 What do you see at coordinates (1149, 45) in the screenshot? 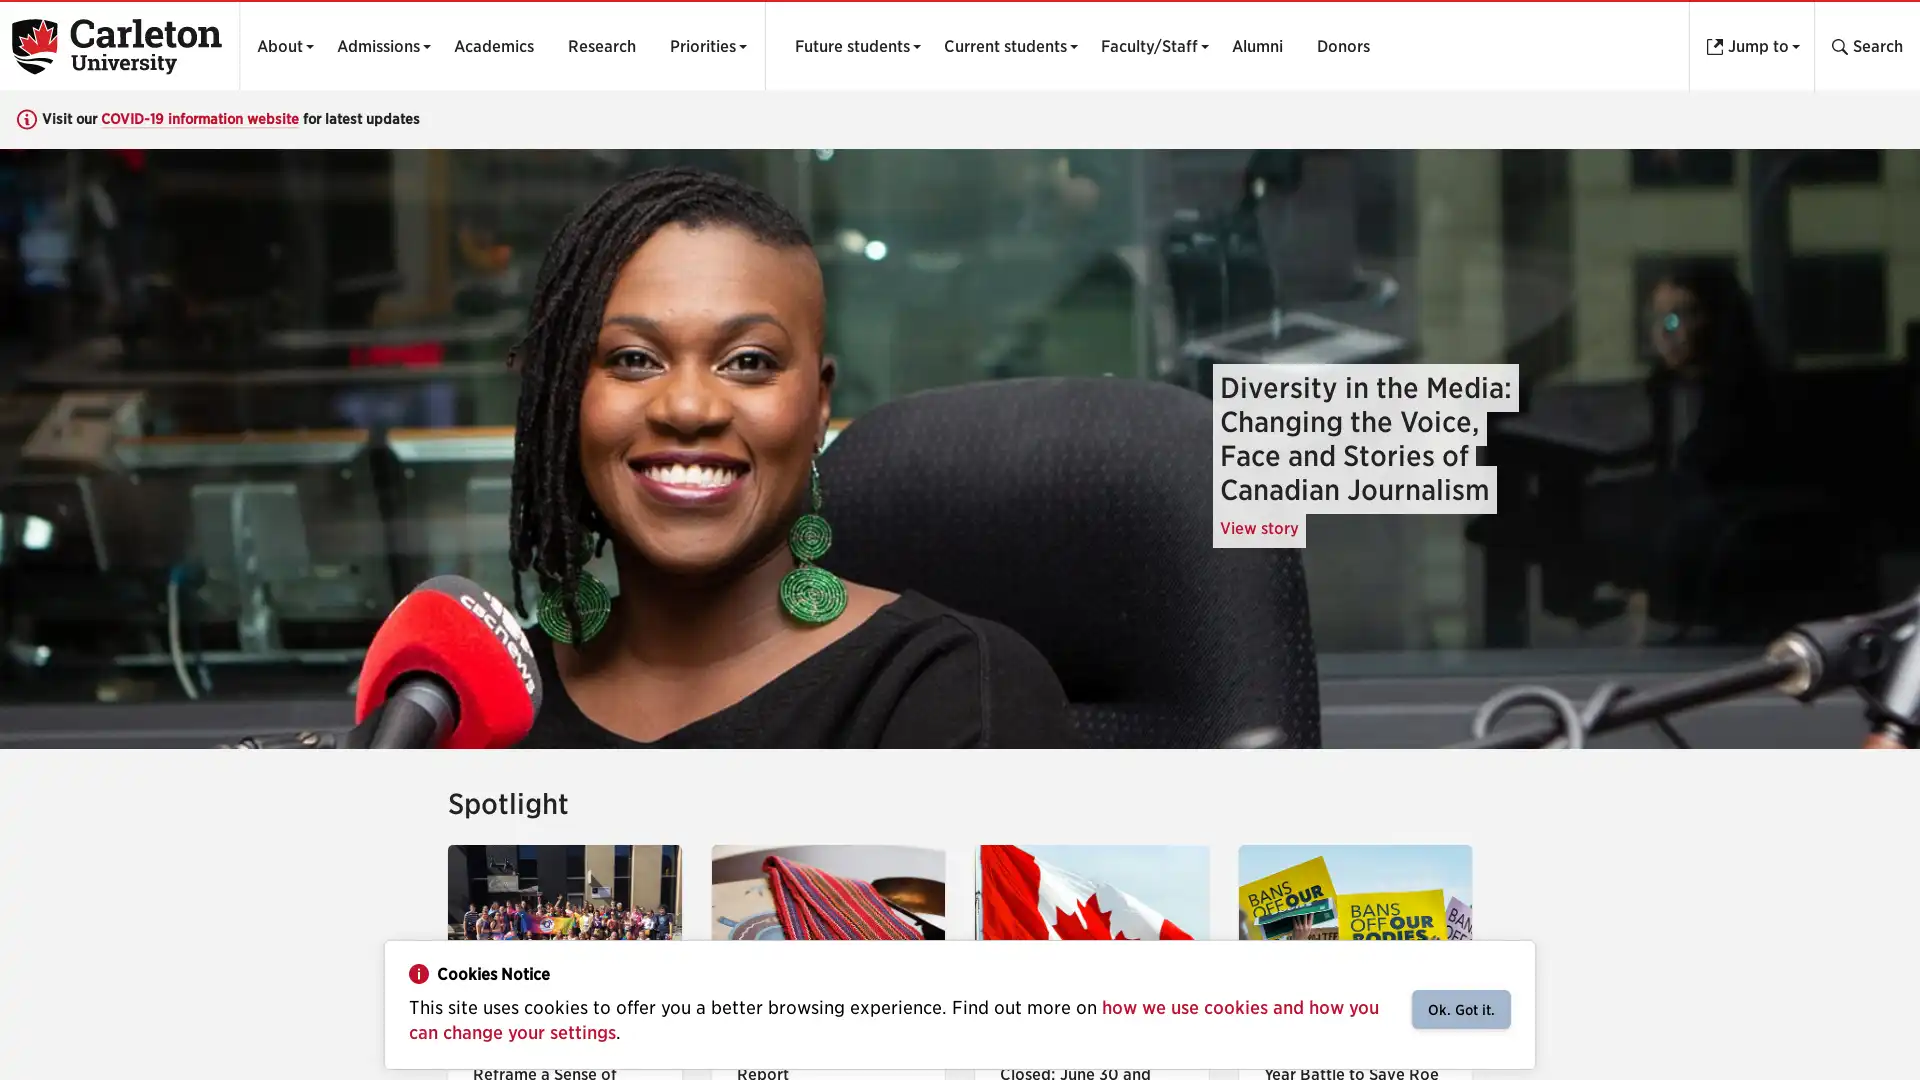
I see `Open Menu` at bounding box center [1149, 45].